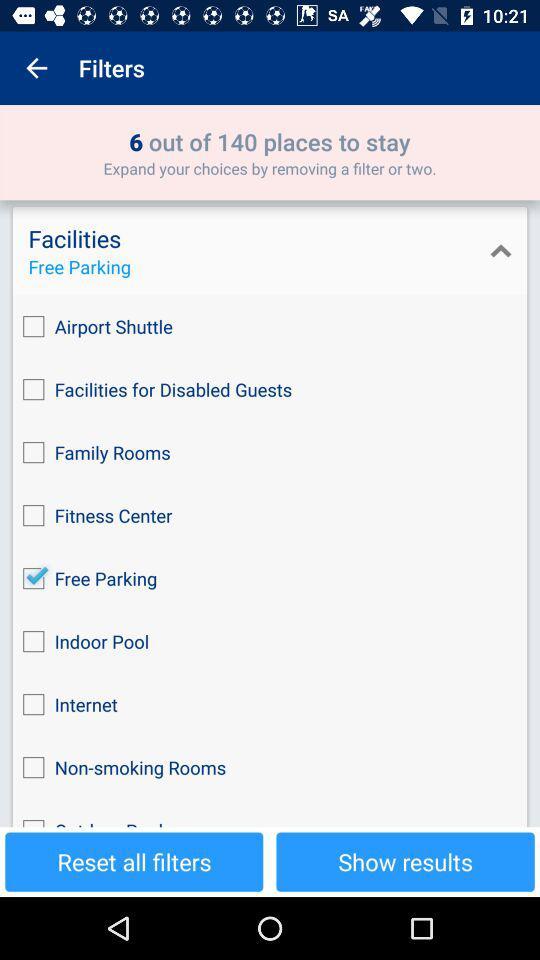 This screenshot has height=960, width=540. Describe the element at coordinates (270, 813) in the screenshot. I see `the outdoor pool icon` at that location.